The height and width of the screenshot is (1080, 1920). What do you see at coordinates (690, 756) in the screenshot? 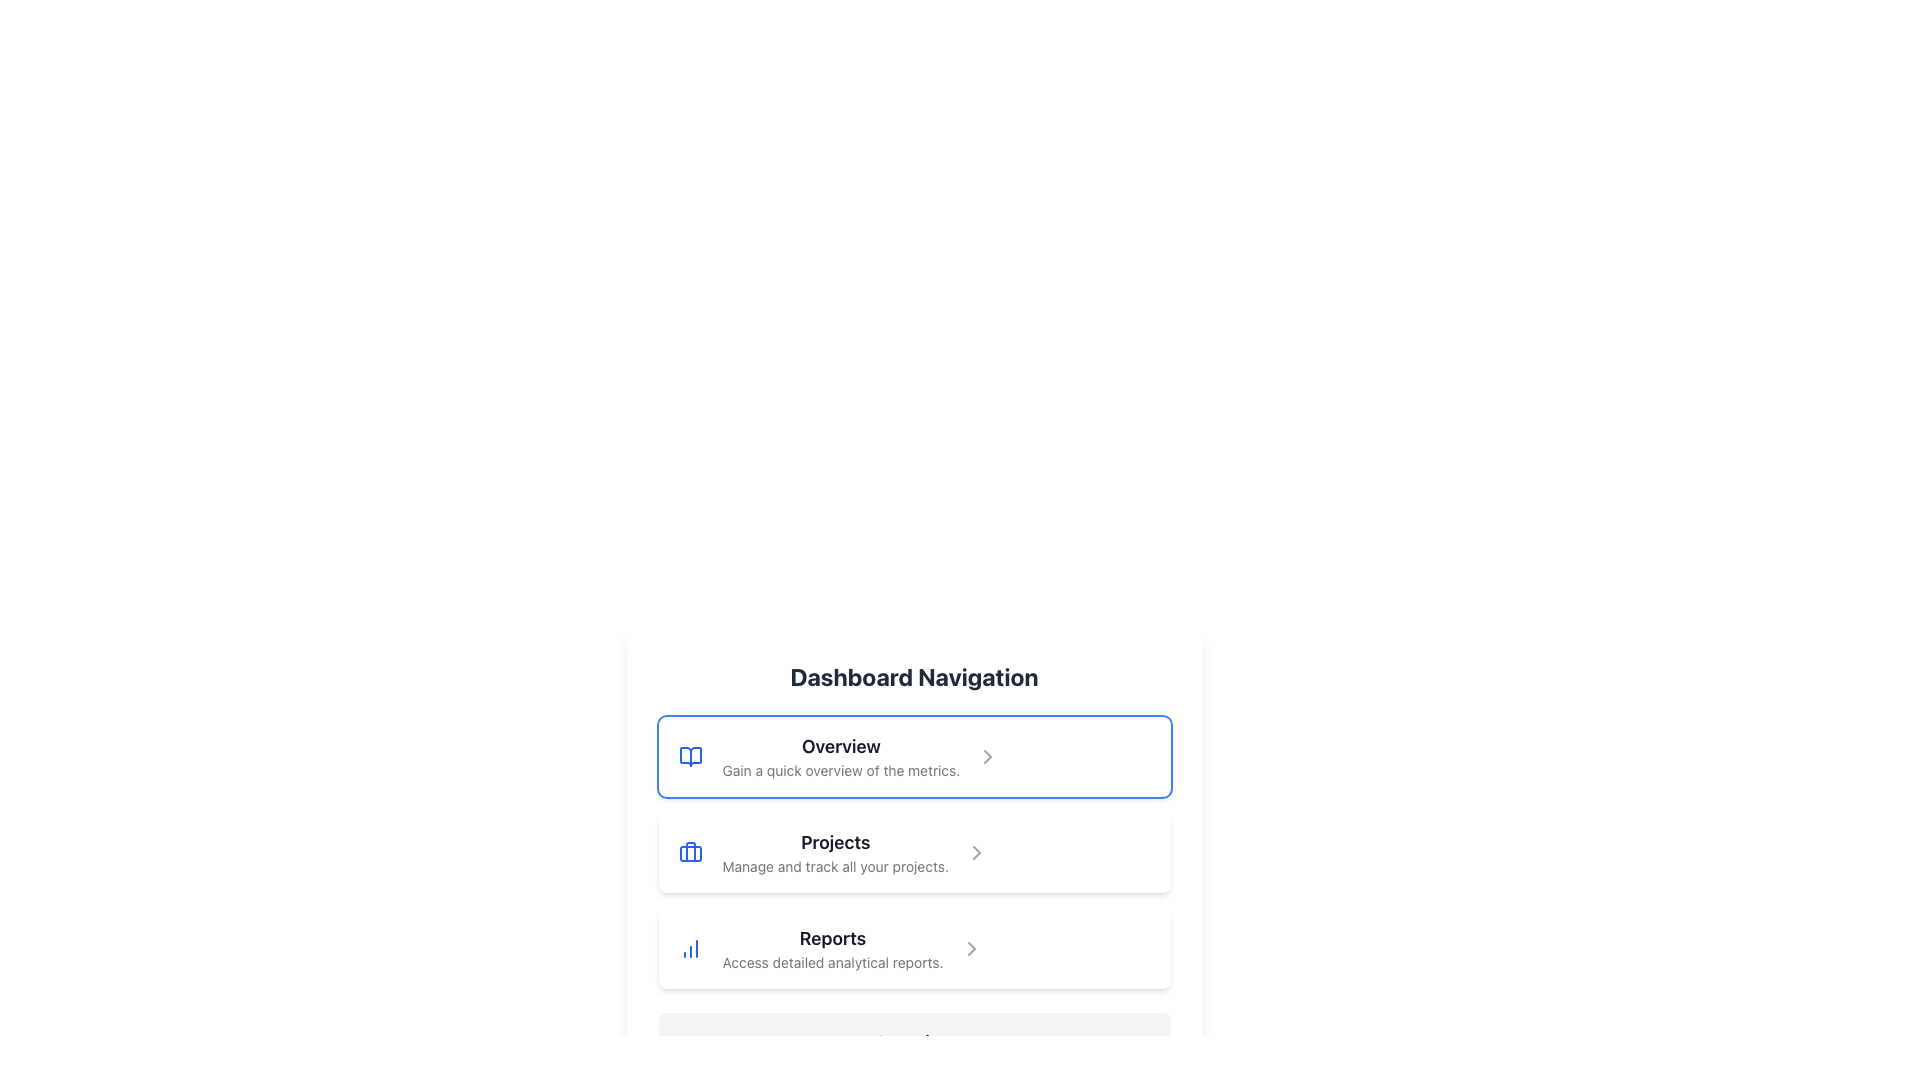
I see `the open book icon styled in blue, located in the 'Overview' navigation item` at bounding box center [690, 756].